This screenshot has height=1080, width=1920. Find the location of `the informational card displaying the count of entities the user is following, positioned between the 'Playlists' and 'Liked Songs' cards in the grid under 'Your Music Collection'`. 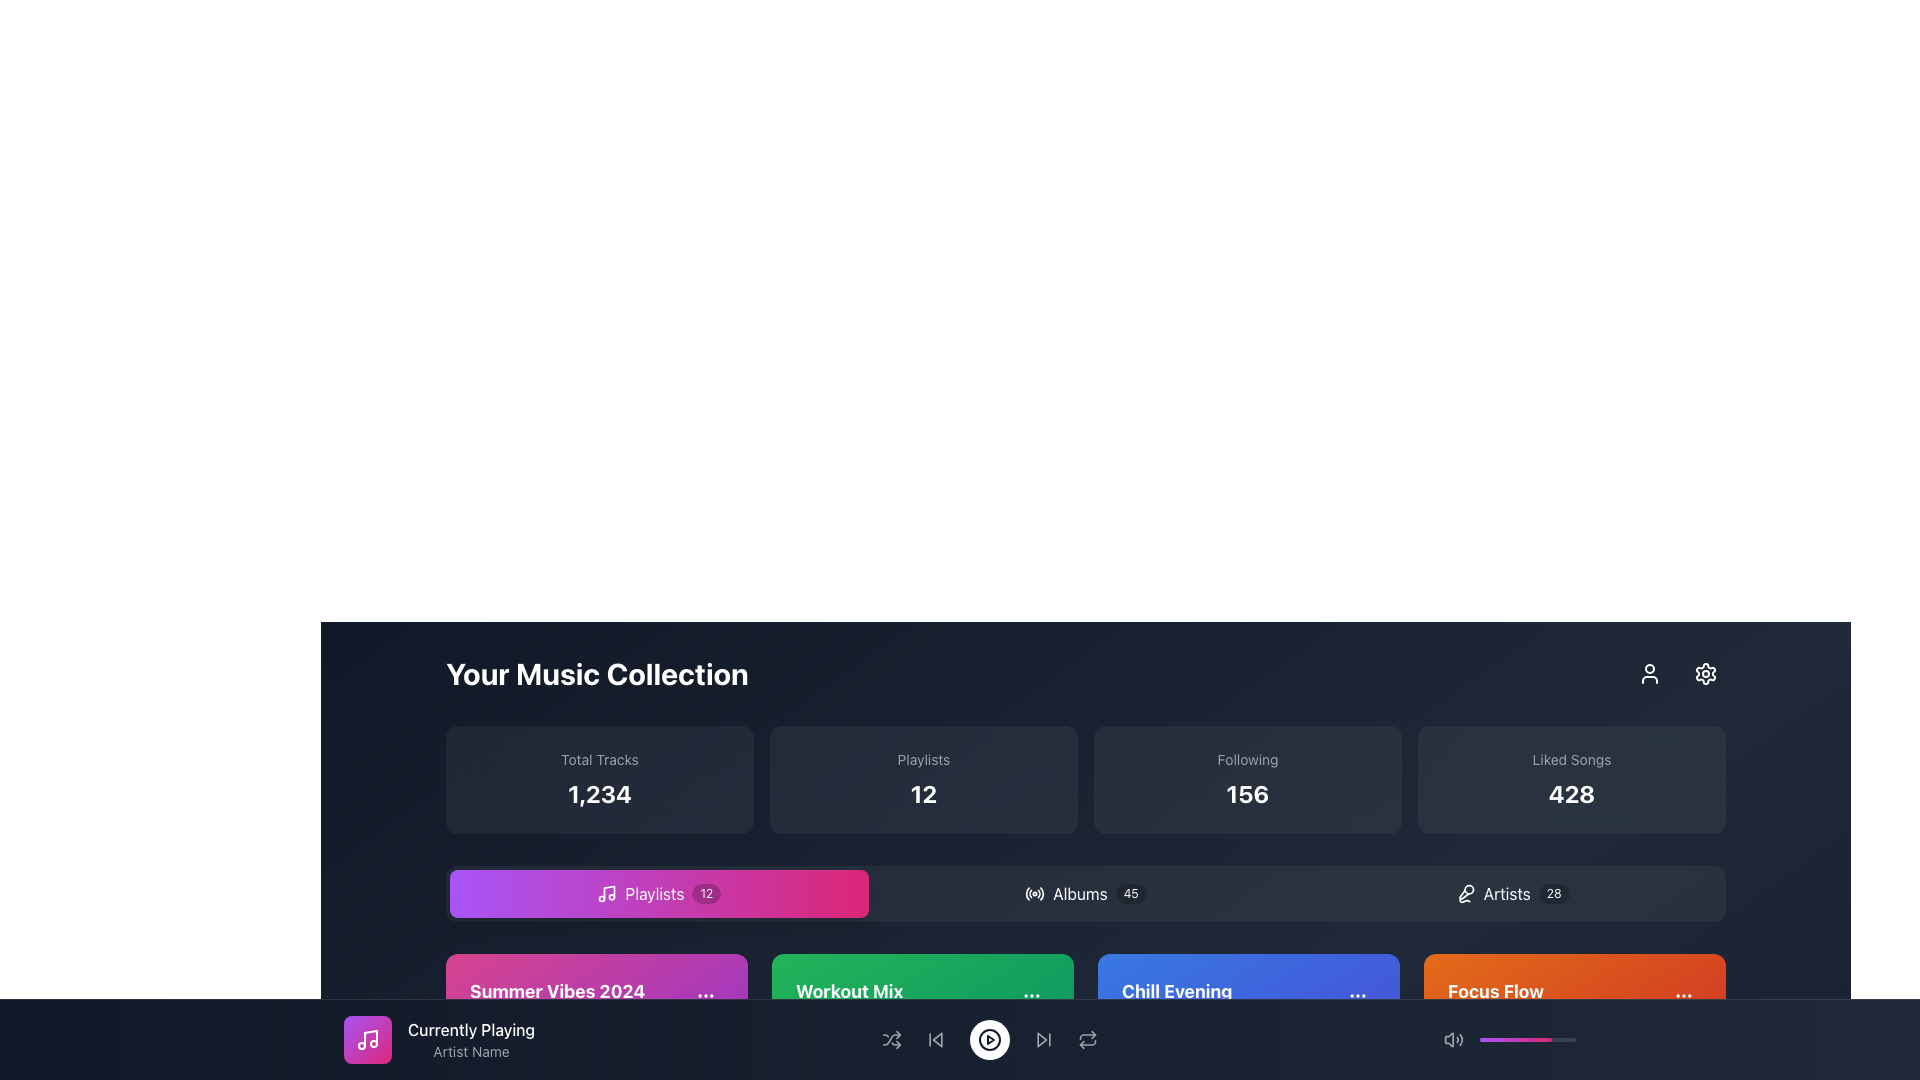

the informational card displaying the count of entities the user is following, positioned between the 'Playlists' and 'Liked Songs' cards in the grid under 'Your Music Collection' is located at coordinates (1247, 778).